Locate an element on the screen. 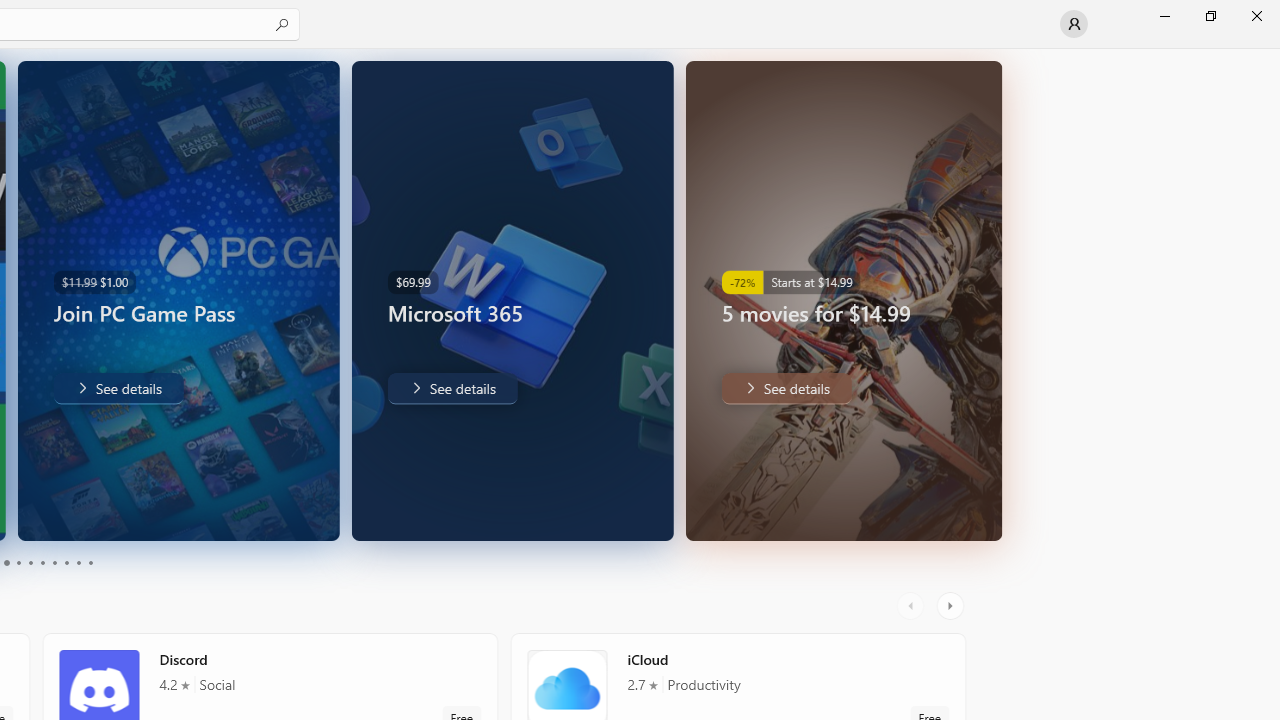  'Restore Microsoft Store' is located at coordinates (1209, 15).